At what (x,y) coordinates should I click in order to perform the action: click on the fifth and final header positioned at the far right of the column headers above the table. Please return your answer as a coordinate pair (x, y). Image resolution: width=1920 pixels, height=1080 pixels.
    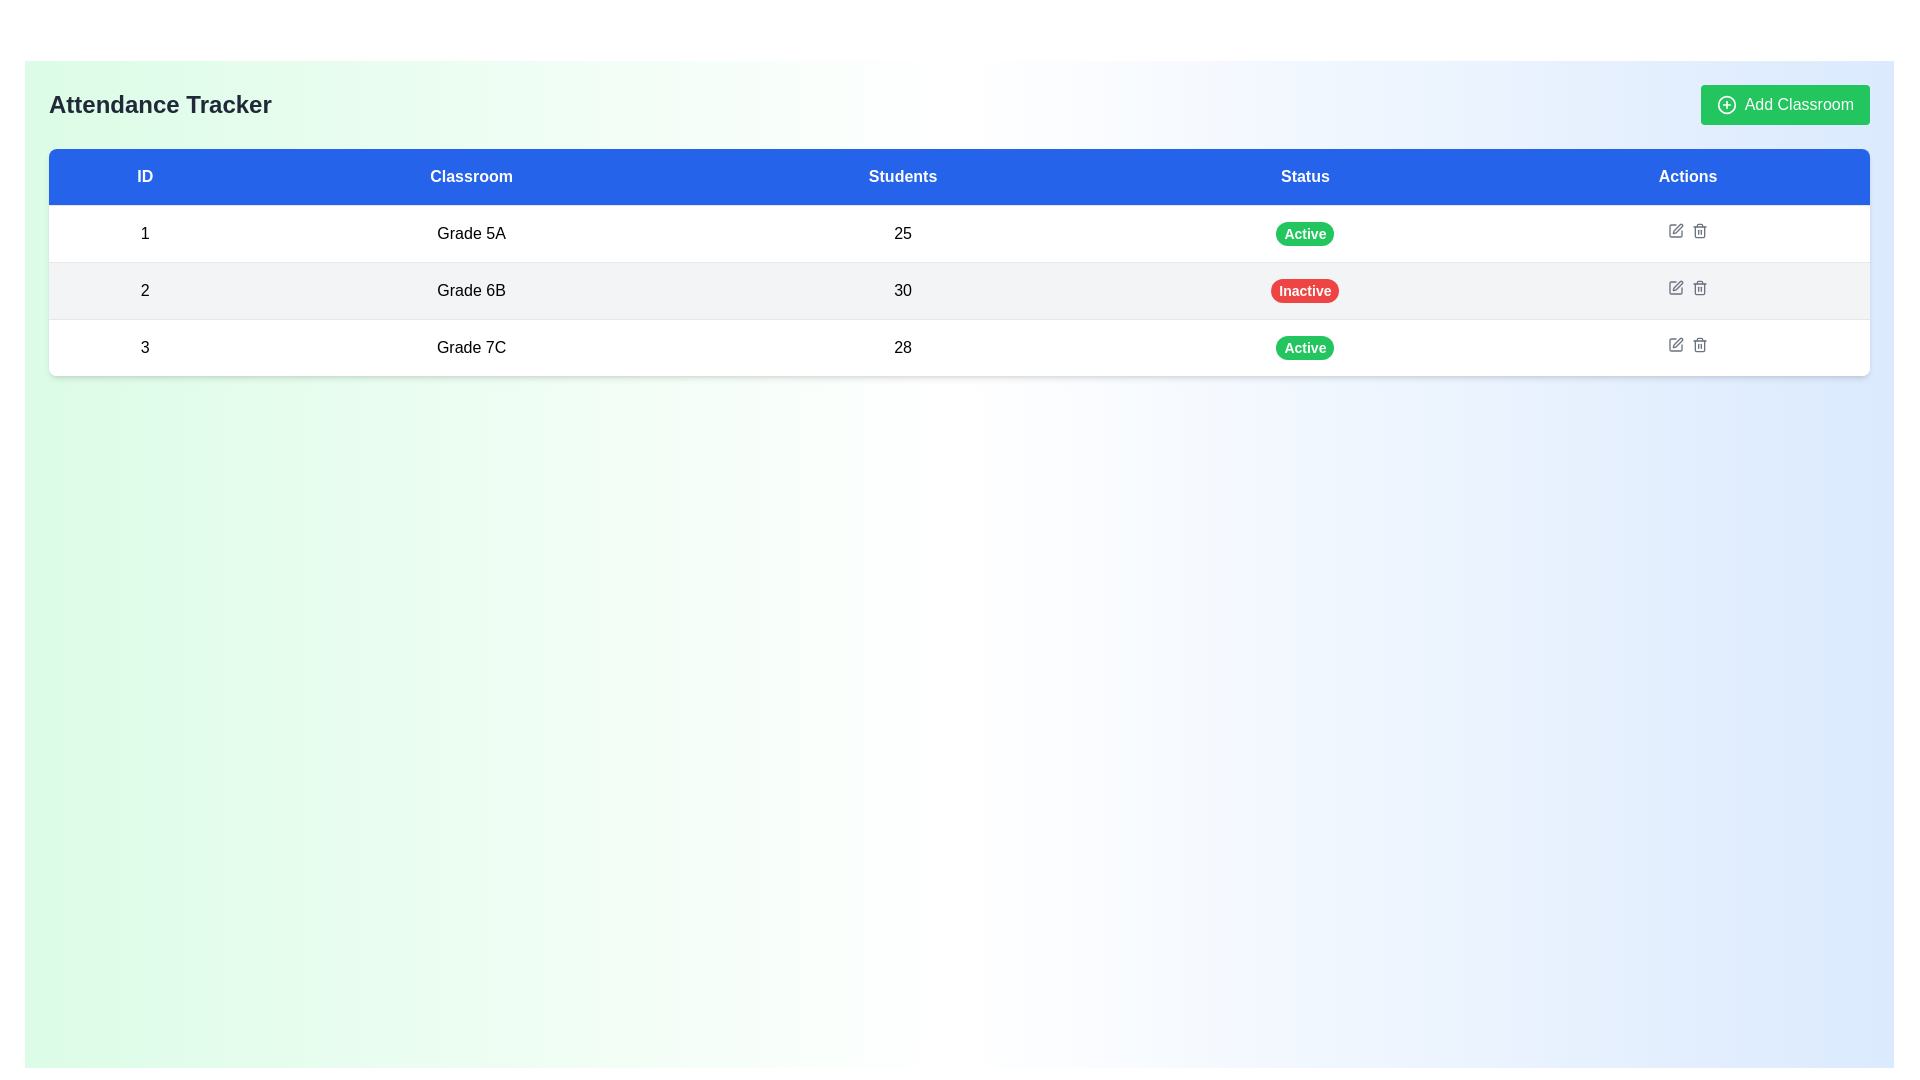
    Looking at the image, I should click on (1687, 176).